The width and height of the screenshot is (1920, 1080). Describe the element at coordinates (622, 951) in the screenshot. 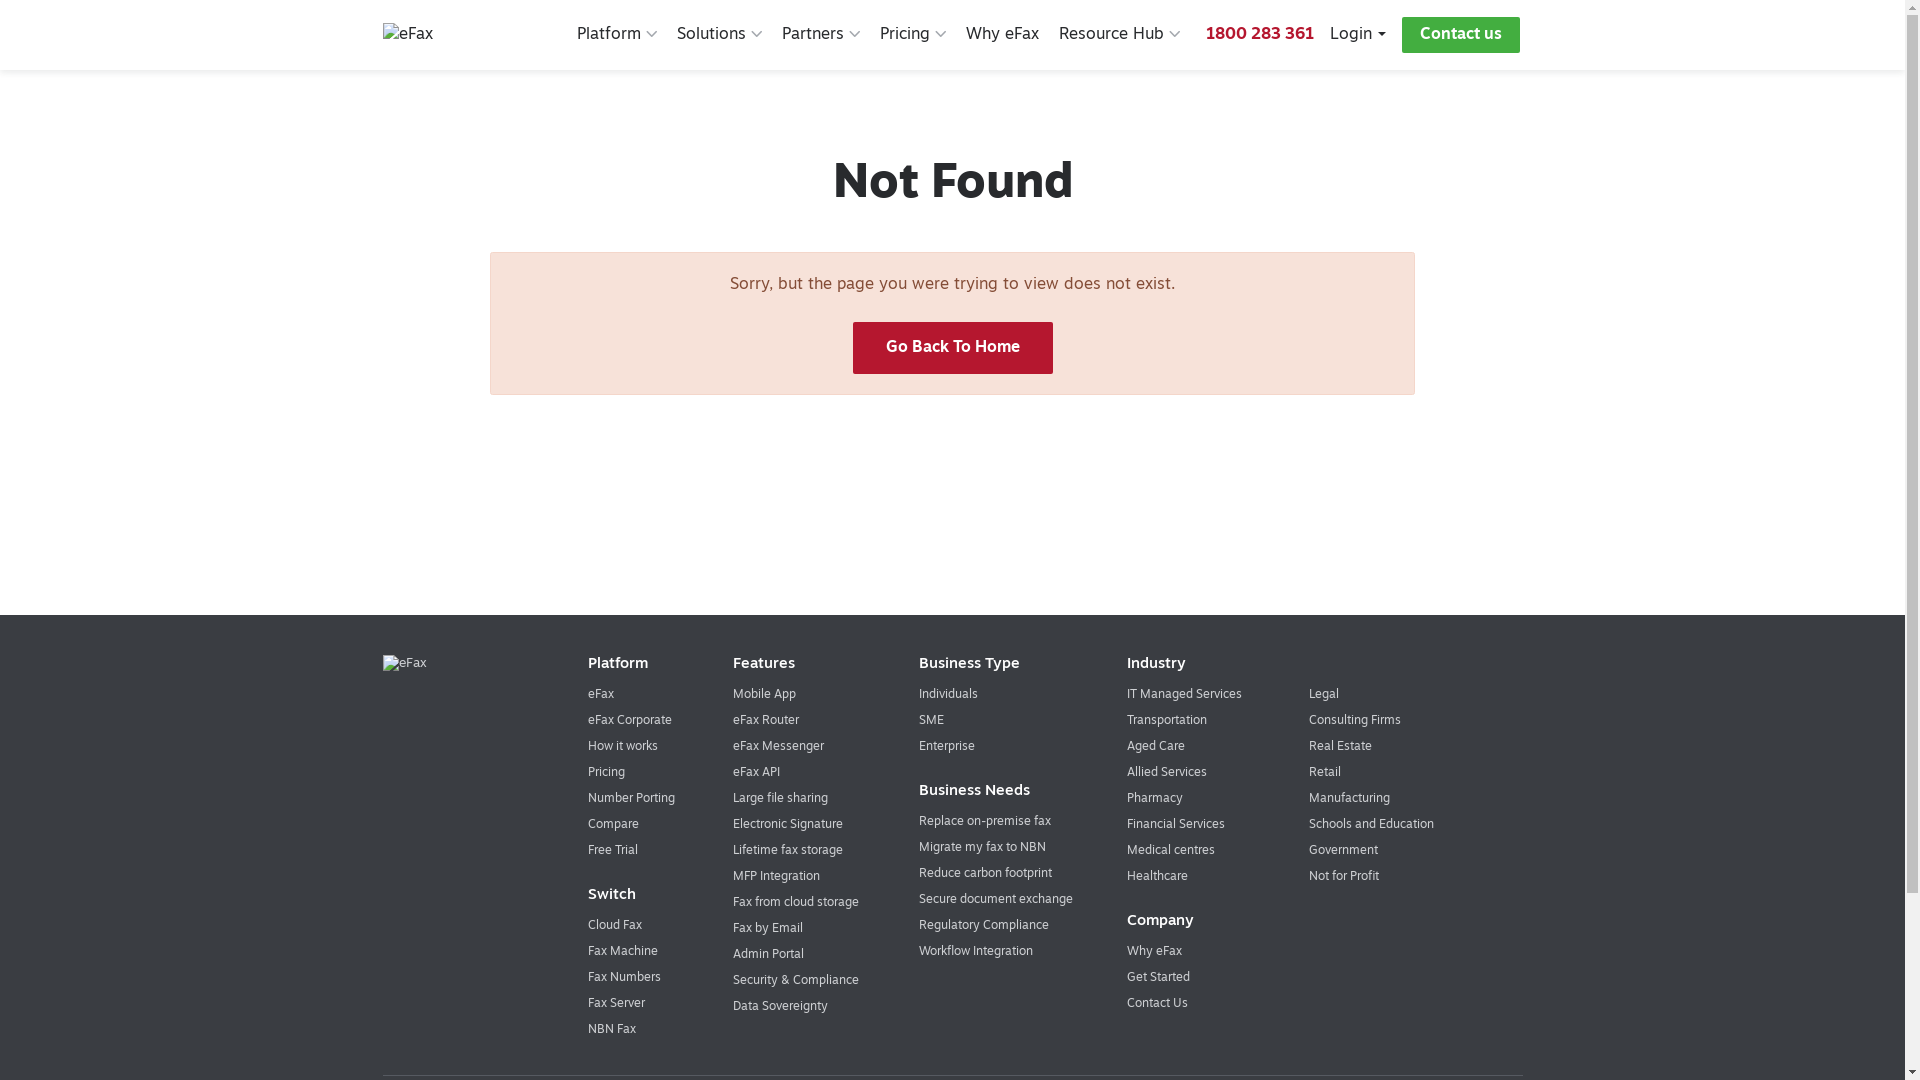

I see `'Fax Machine'` at that location.